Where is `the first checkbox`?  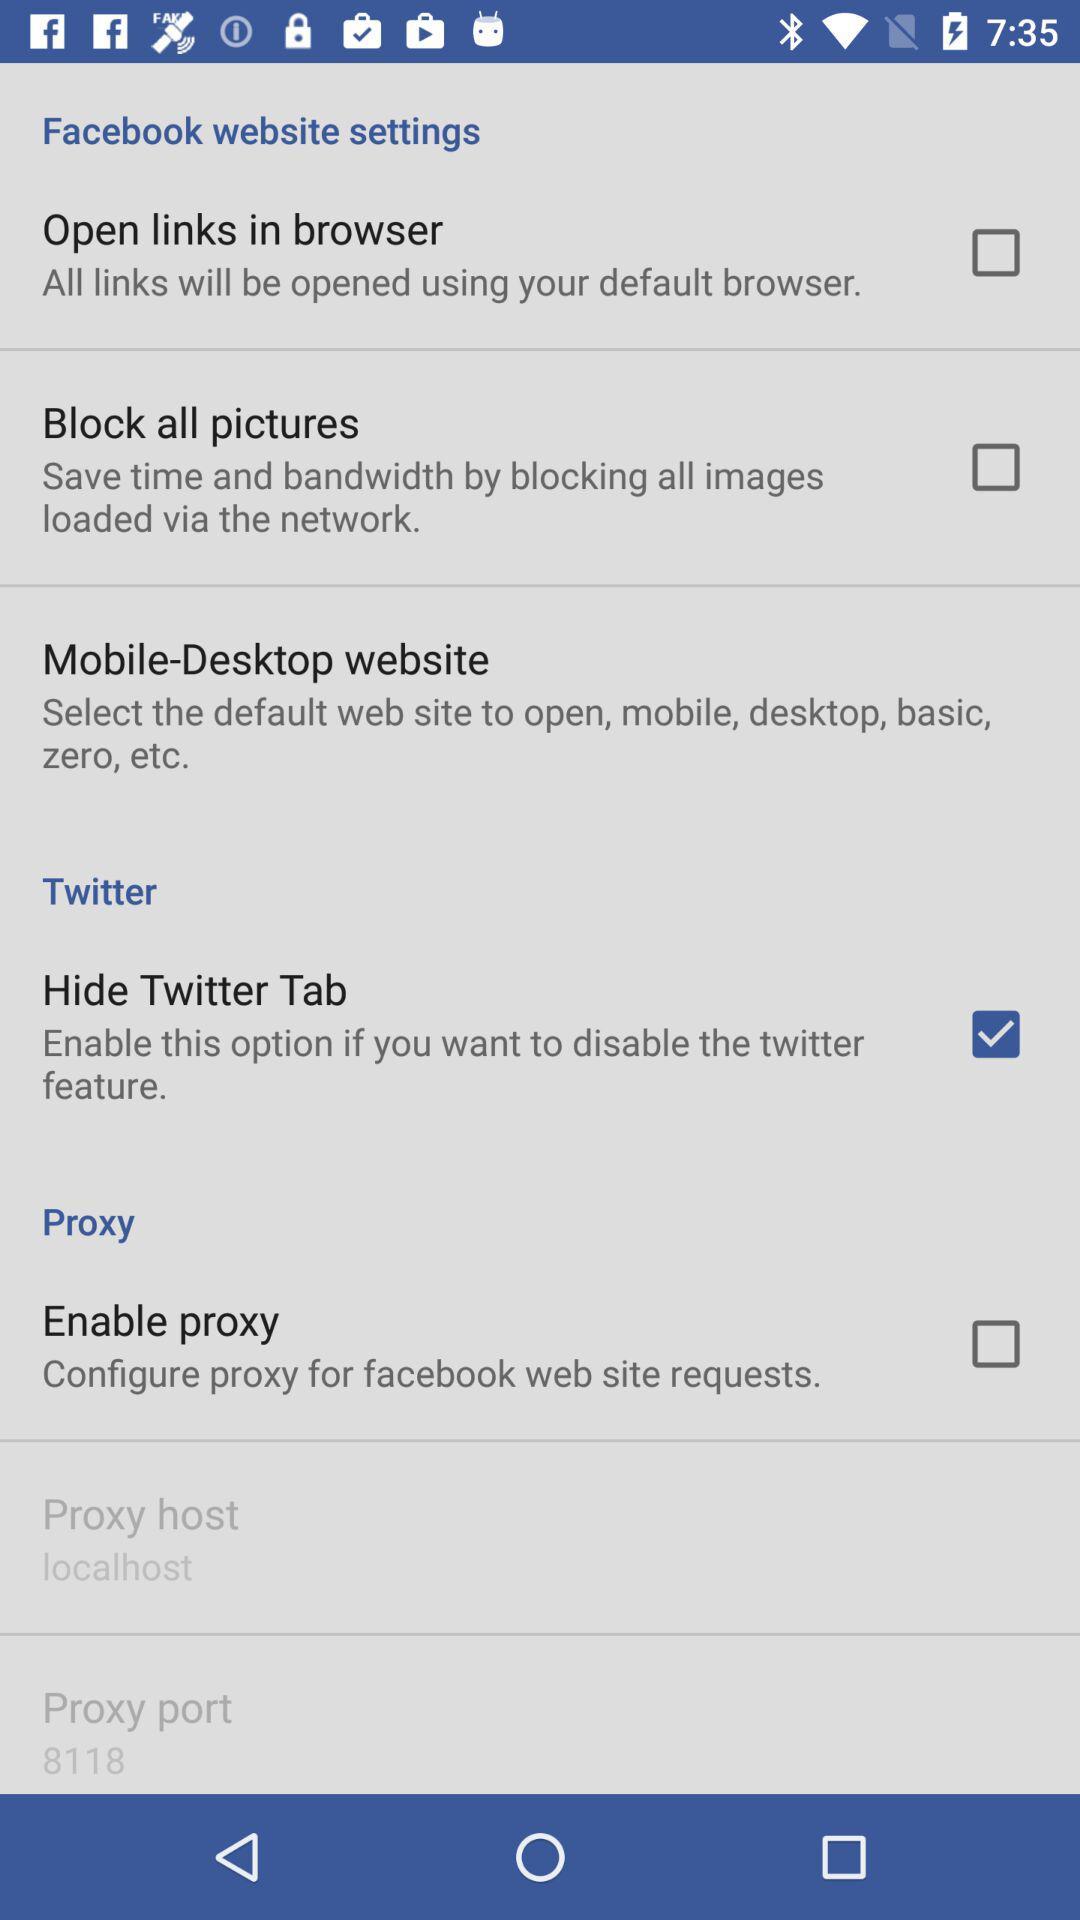
the first checkbox is located at coordinates (995, 252).